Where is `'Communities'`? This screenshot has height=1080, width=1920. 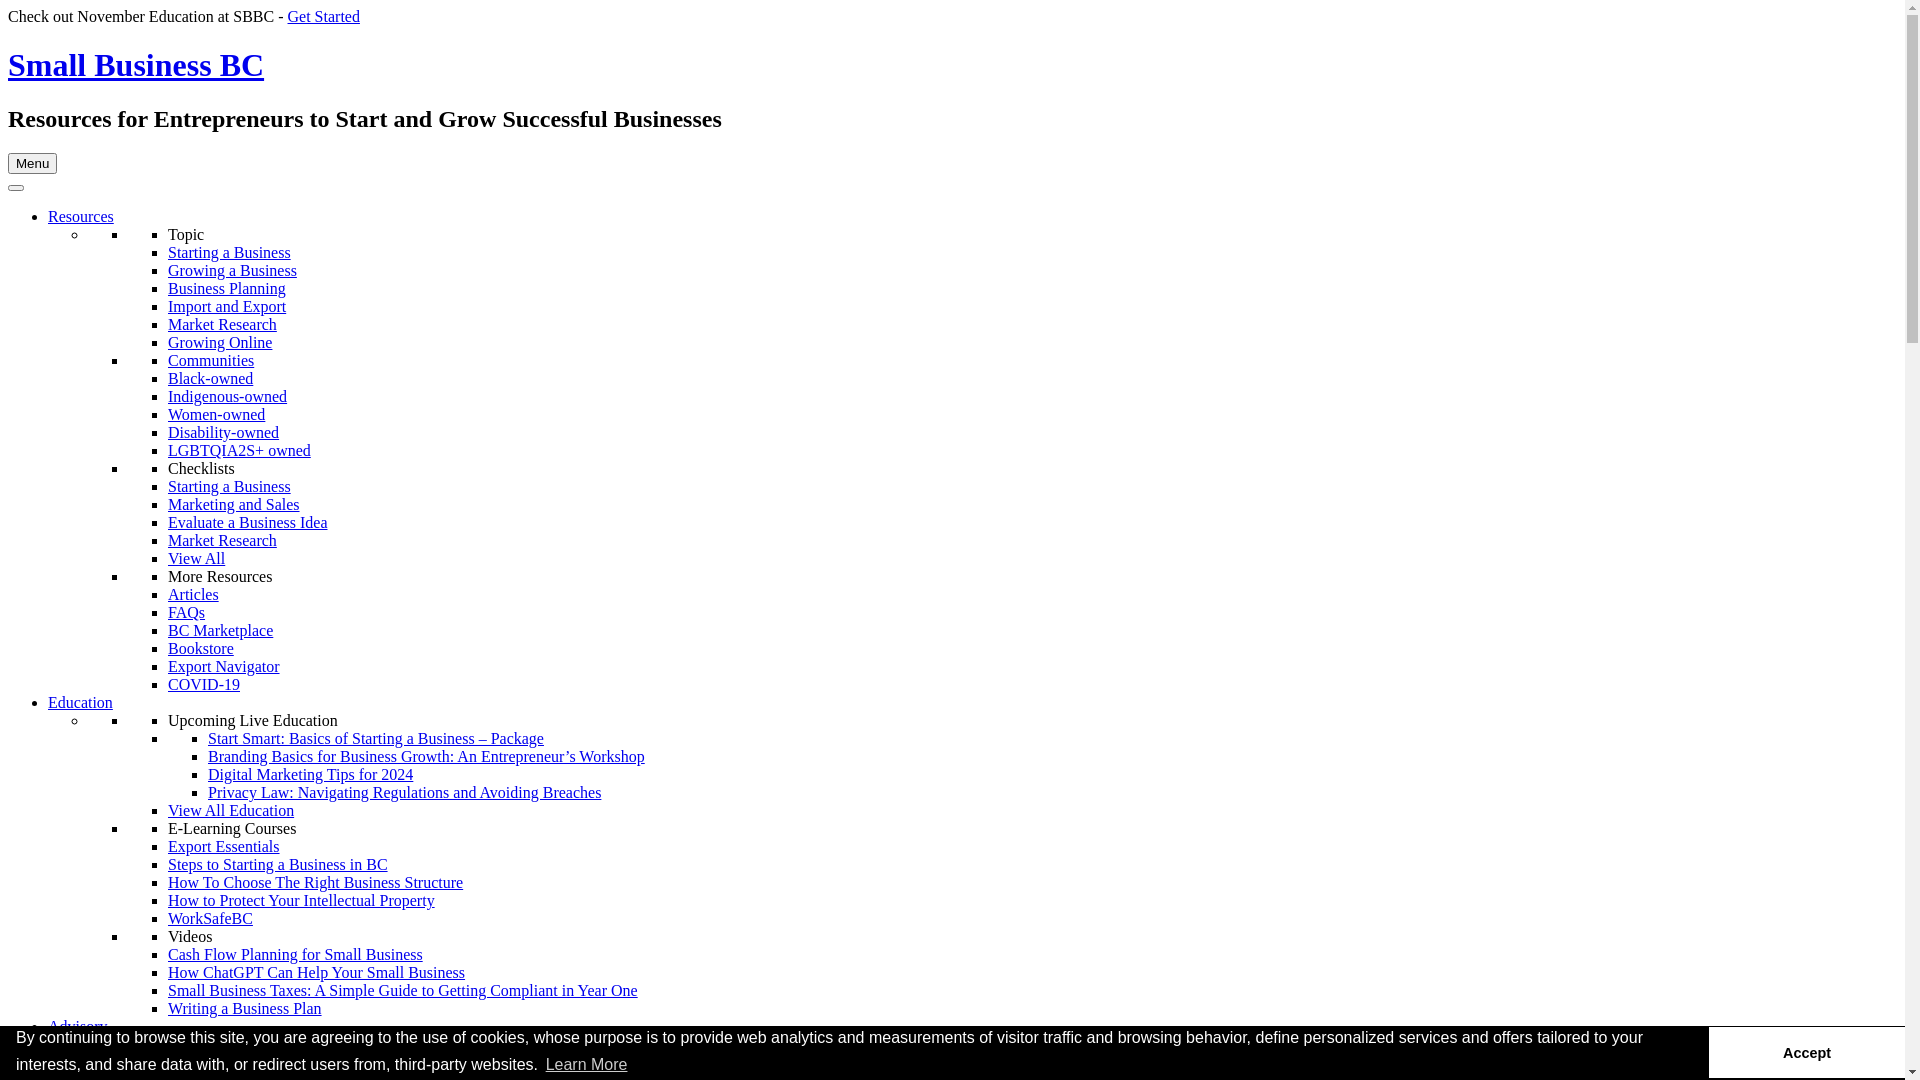
'Communities' is located at coordinates (211, 360).